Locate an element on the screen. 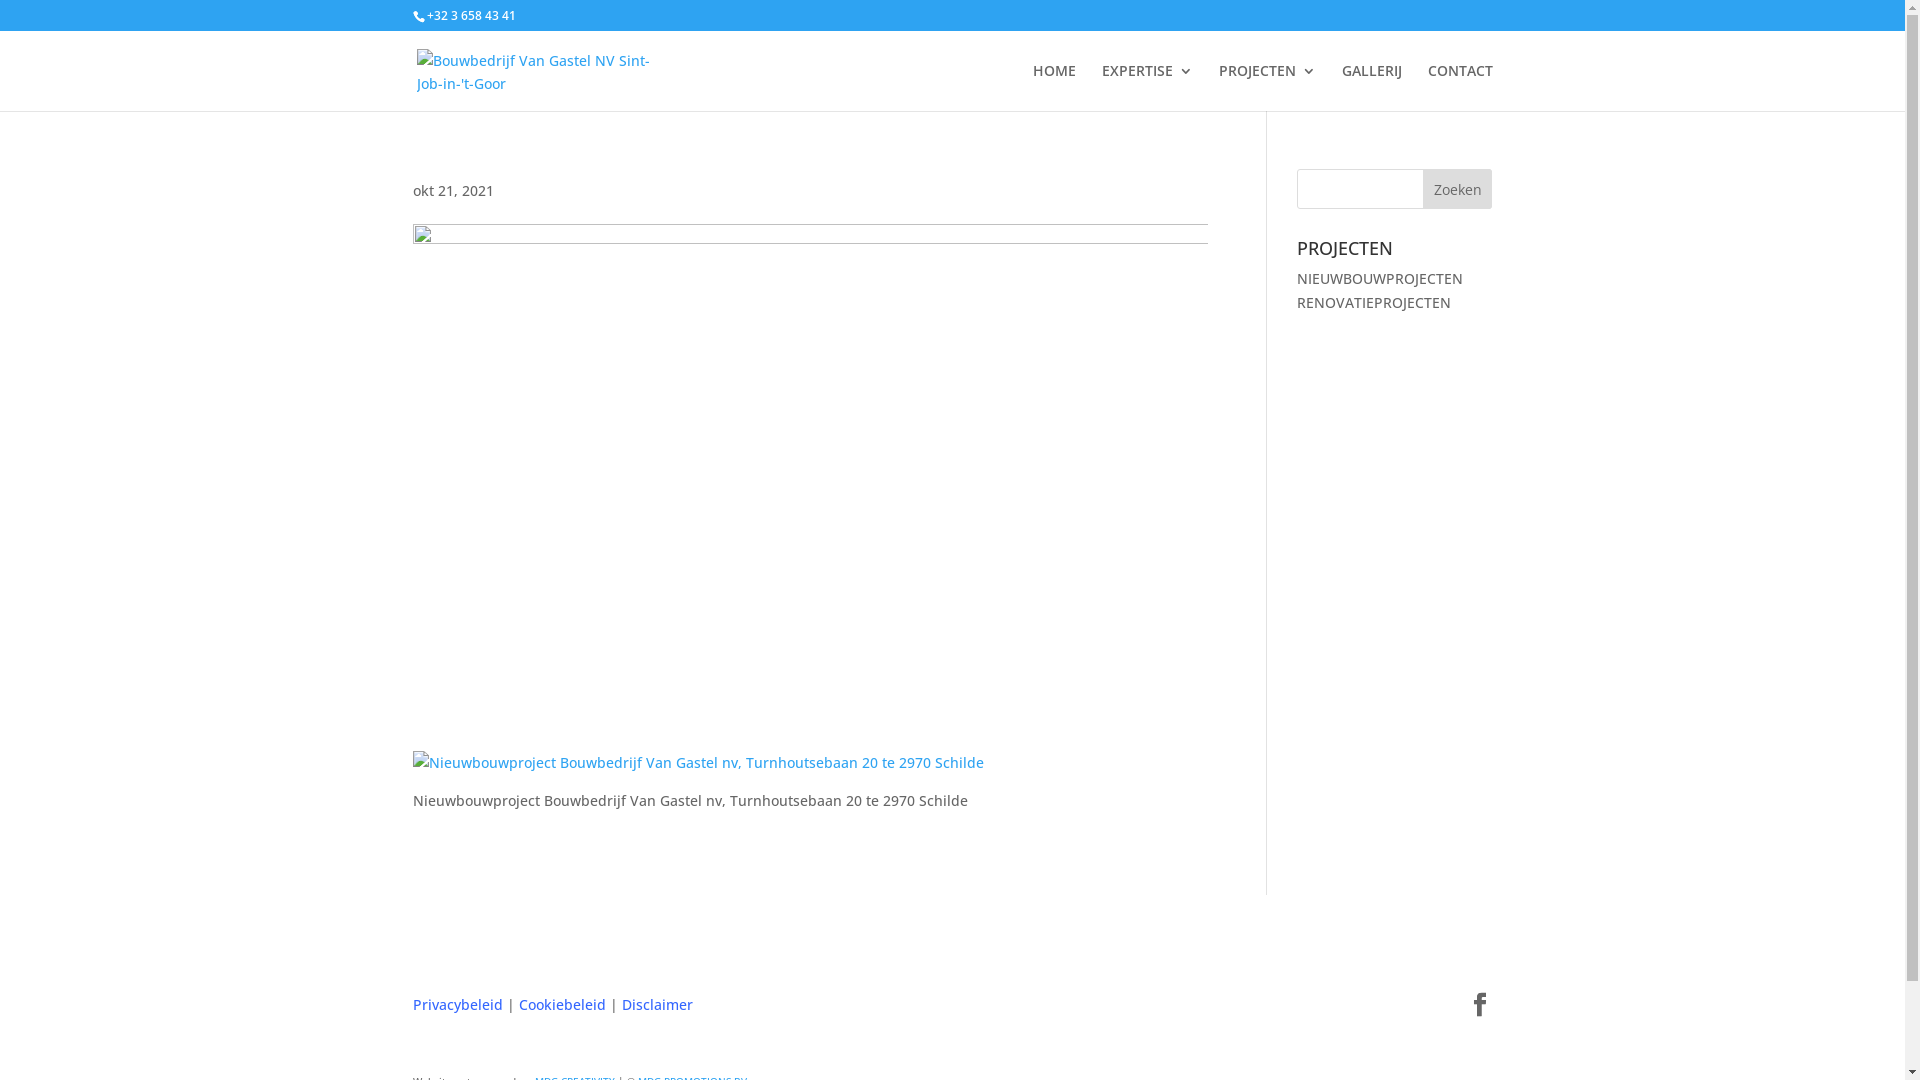  'RENOVATIEPROJECTEN' is located at coordinates (1296, 302).